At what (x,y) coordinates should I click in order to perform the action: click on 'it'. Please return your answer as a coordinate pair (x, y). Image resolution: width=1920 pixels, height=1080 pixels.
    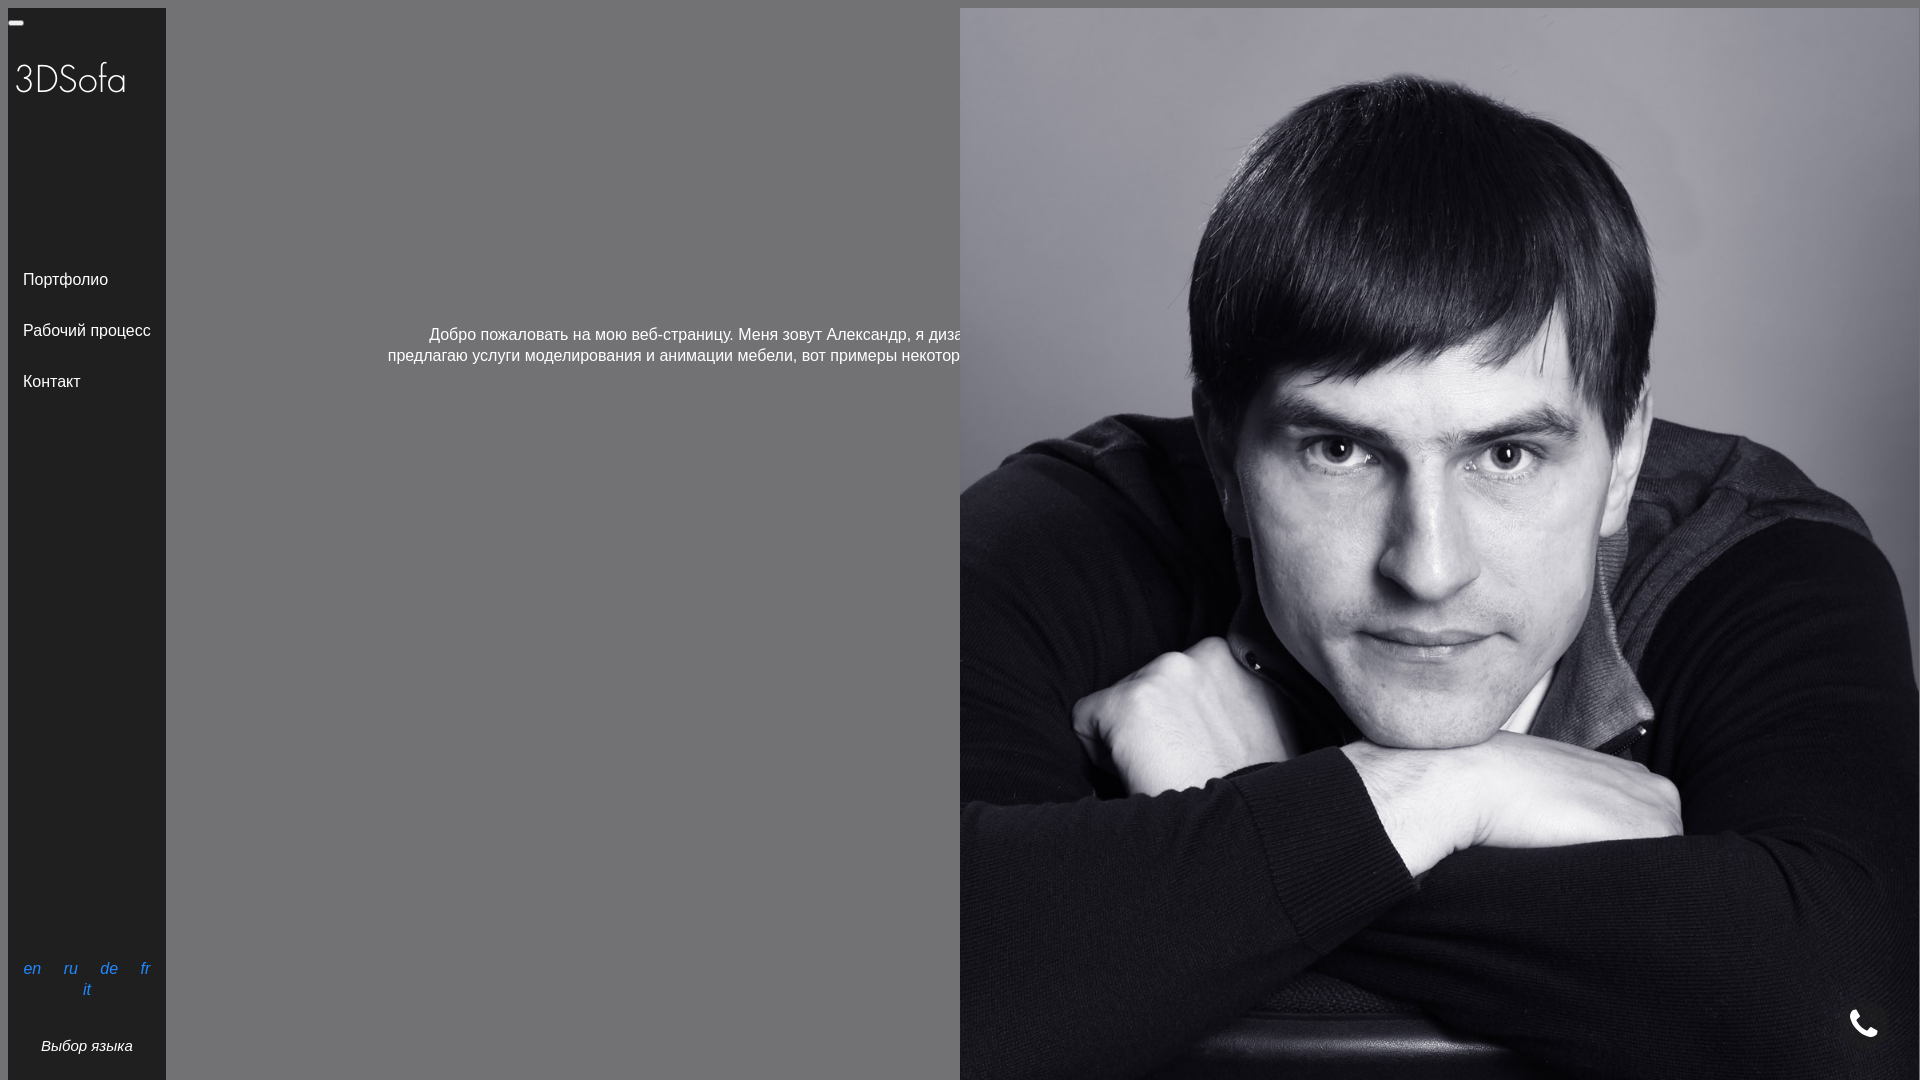
    Looking at the image, I should click on (85, 988).